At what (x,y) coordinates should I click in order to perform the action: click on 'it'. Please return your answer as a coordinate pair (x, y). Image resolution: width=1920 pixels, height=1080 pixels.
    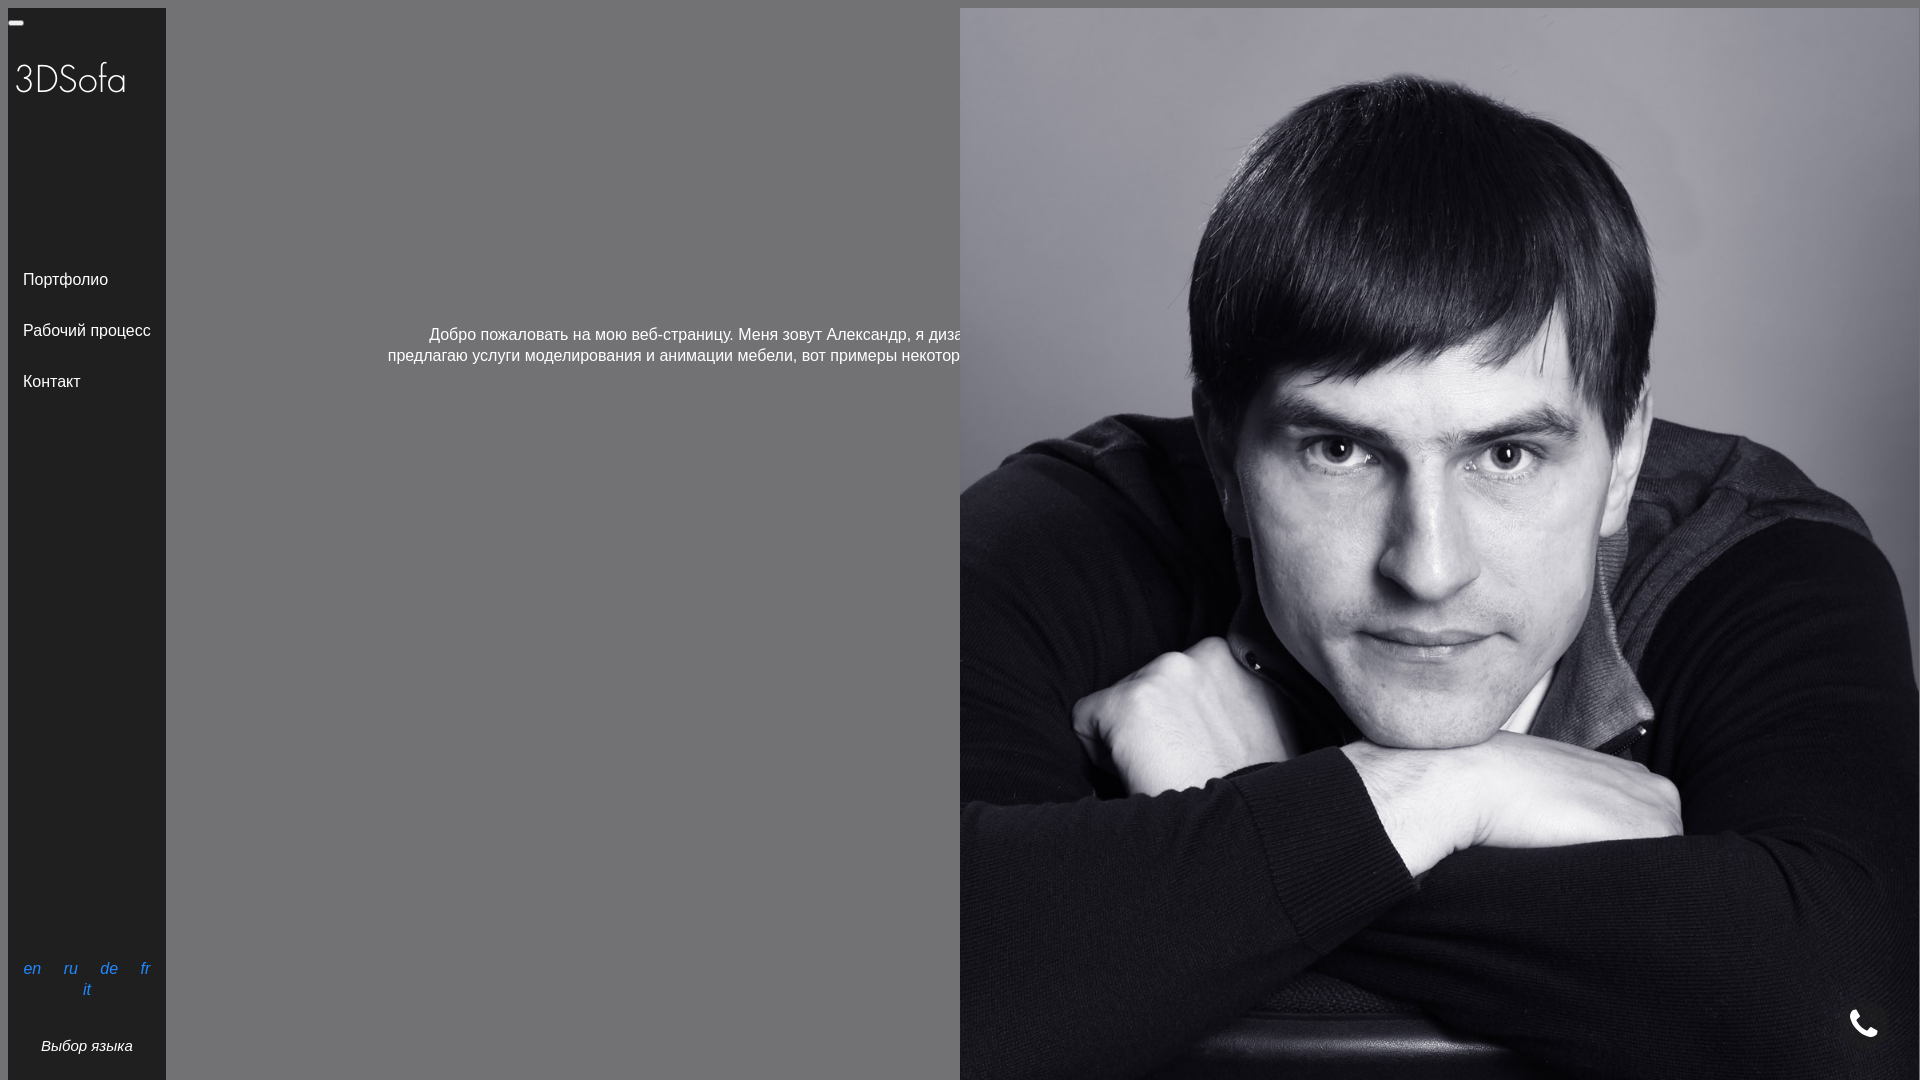
    Looking at the image, I should click on (85, 988).